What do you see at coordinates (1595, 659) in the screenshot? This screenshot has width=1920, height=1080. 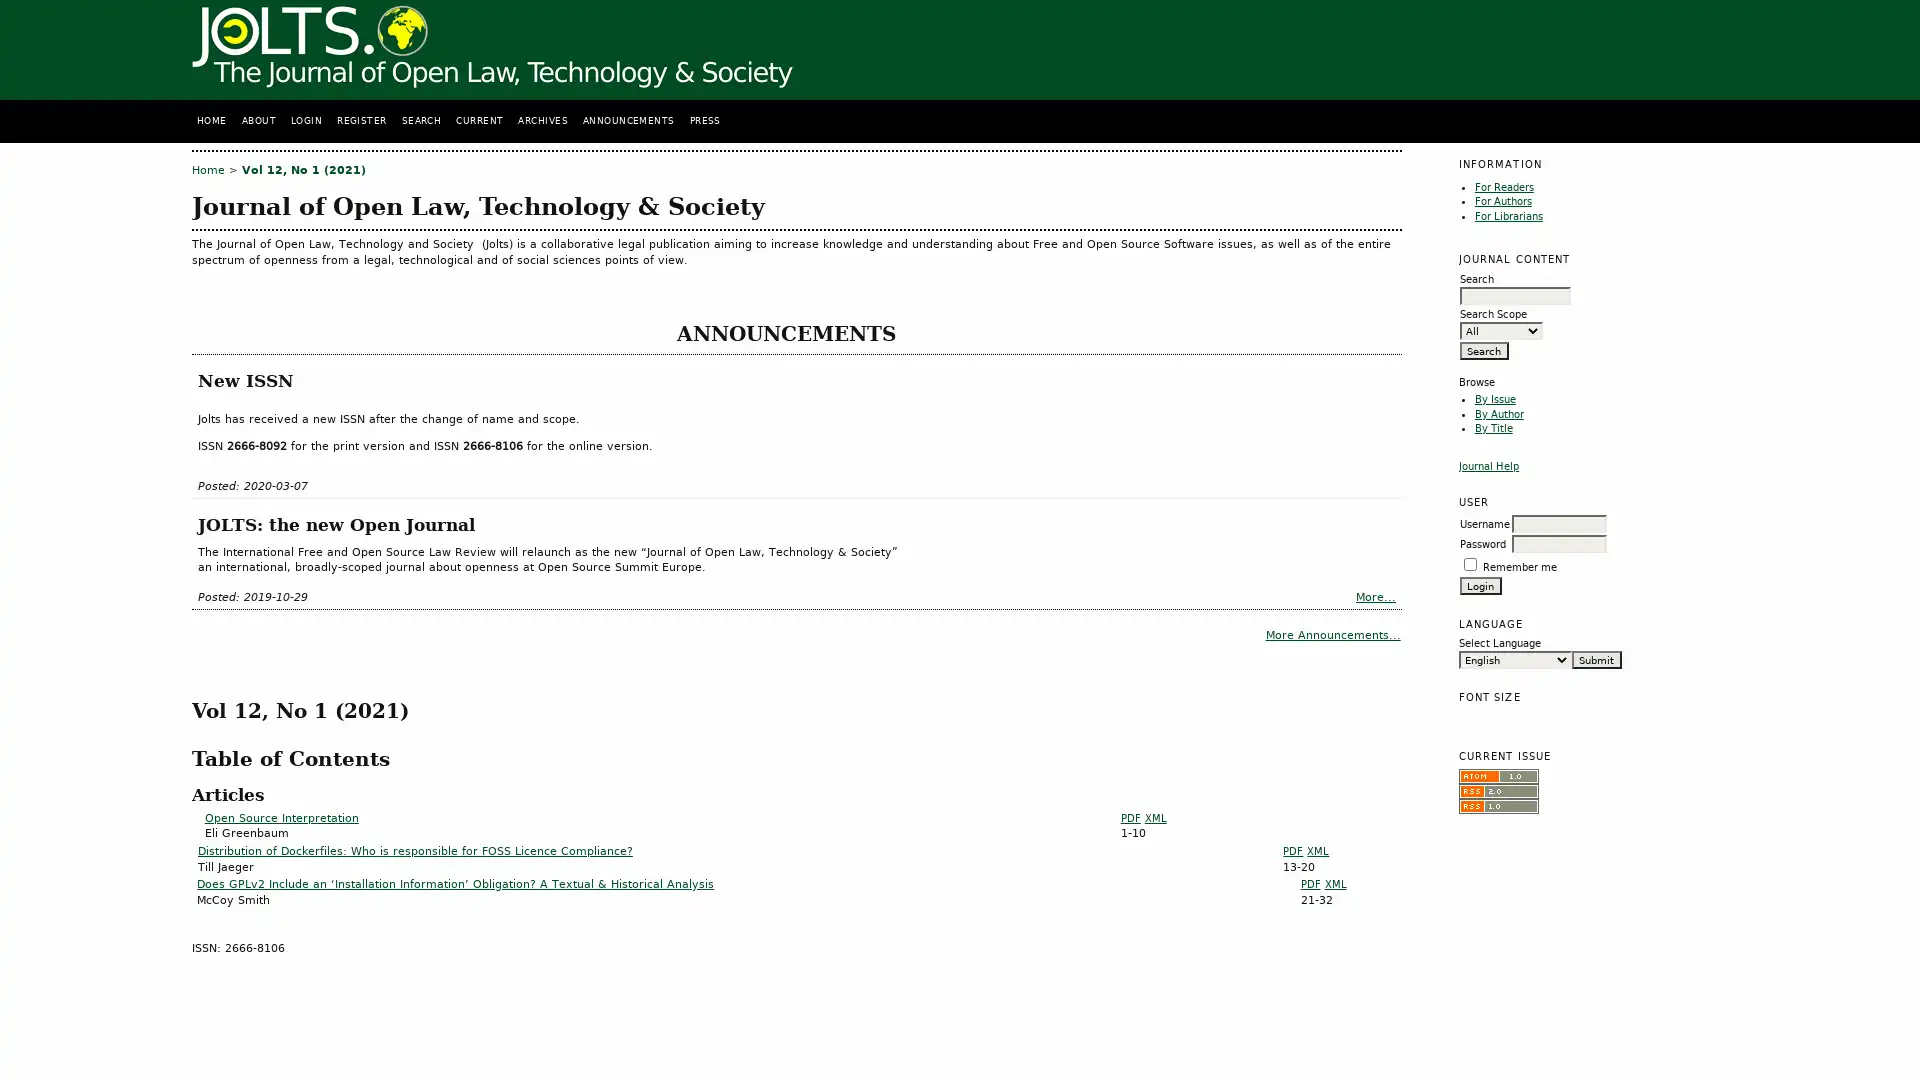 I see `Submit` at bounding box center [1595, 659].